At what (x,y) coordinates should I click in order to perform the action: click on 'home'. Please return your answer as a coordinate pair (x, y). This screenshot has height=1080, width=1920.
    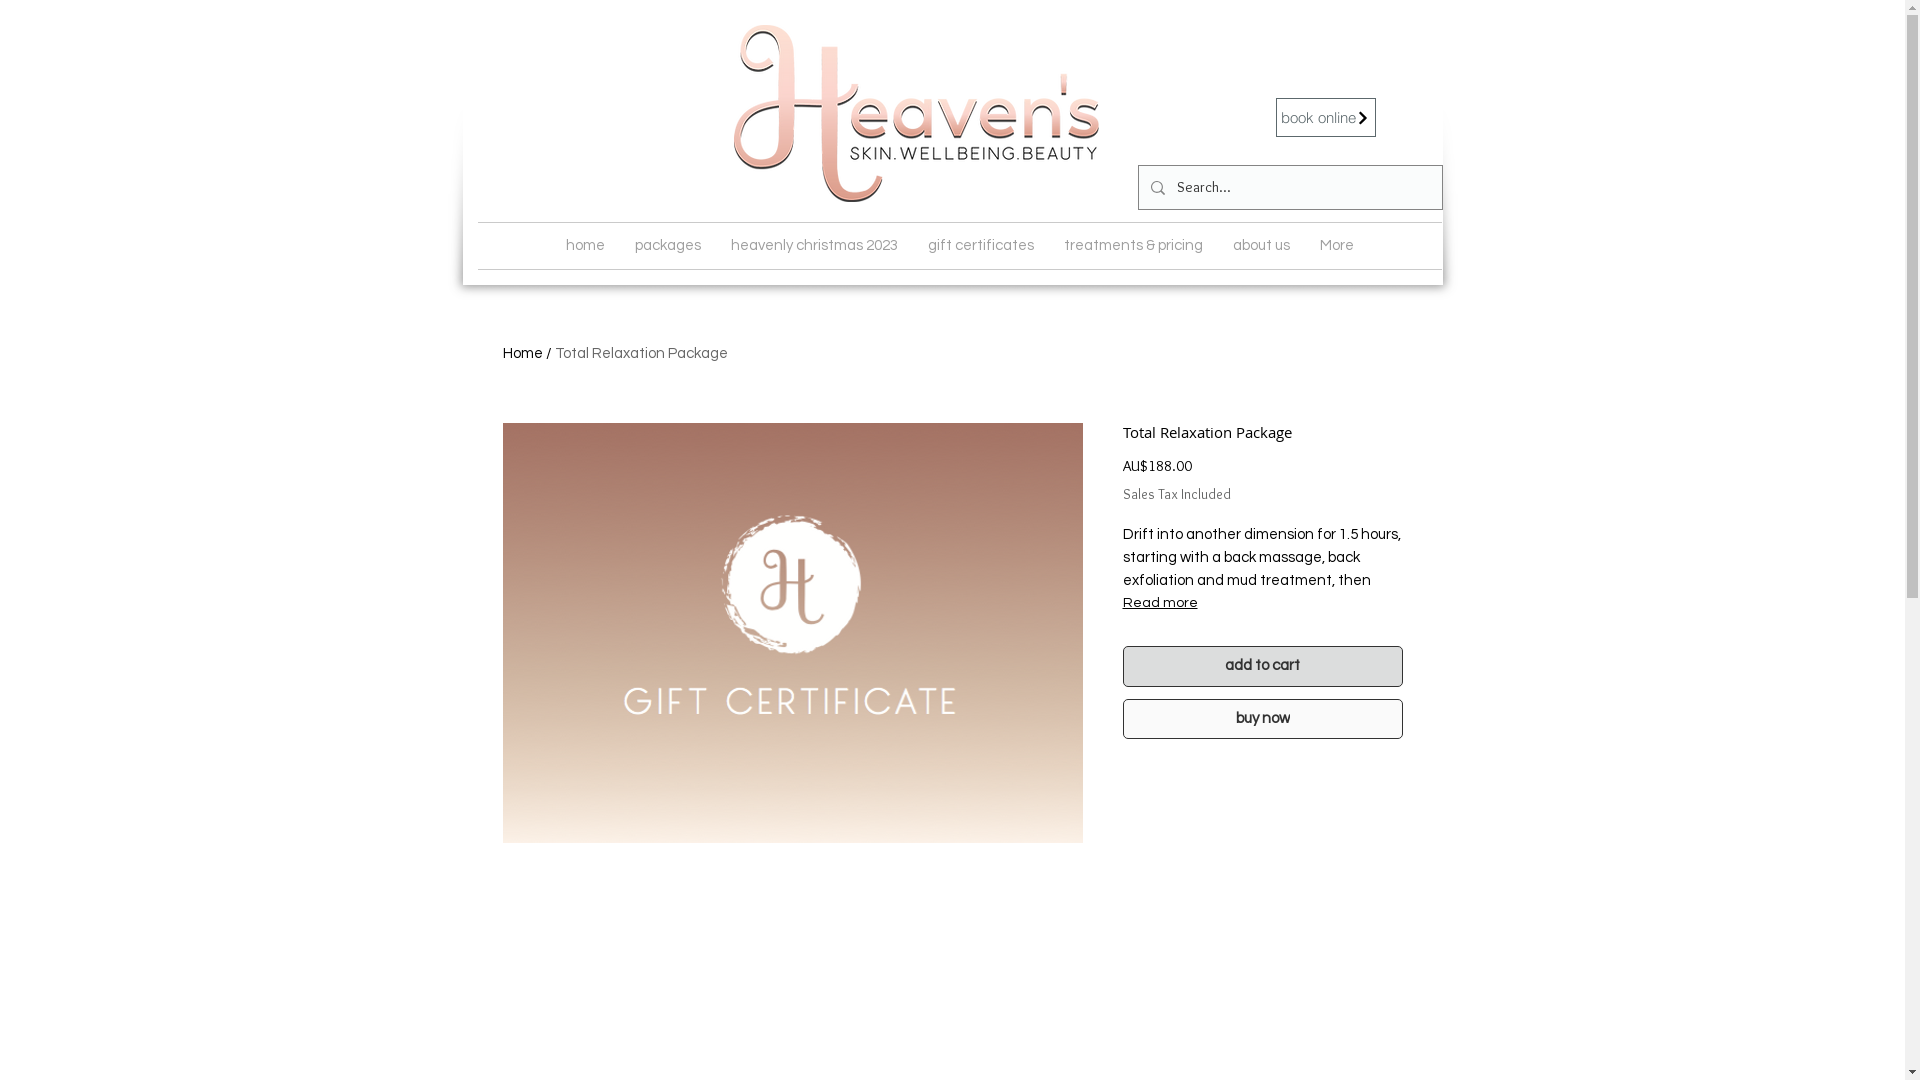
    Looking at the image, I should click on (583, 245).